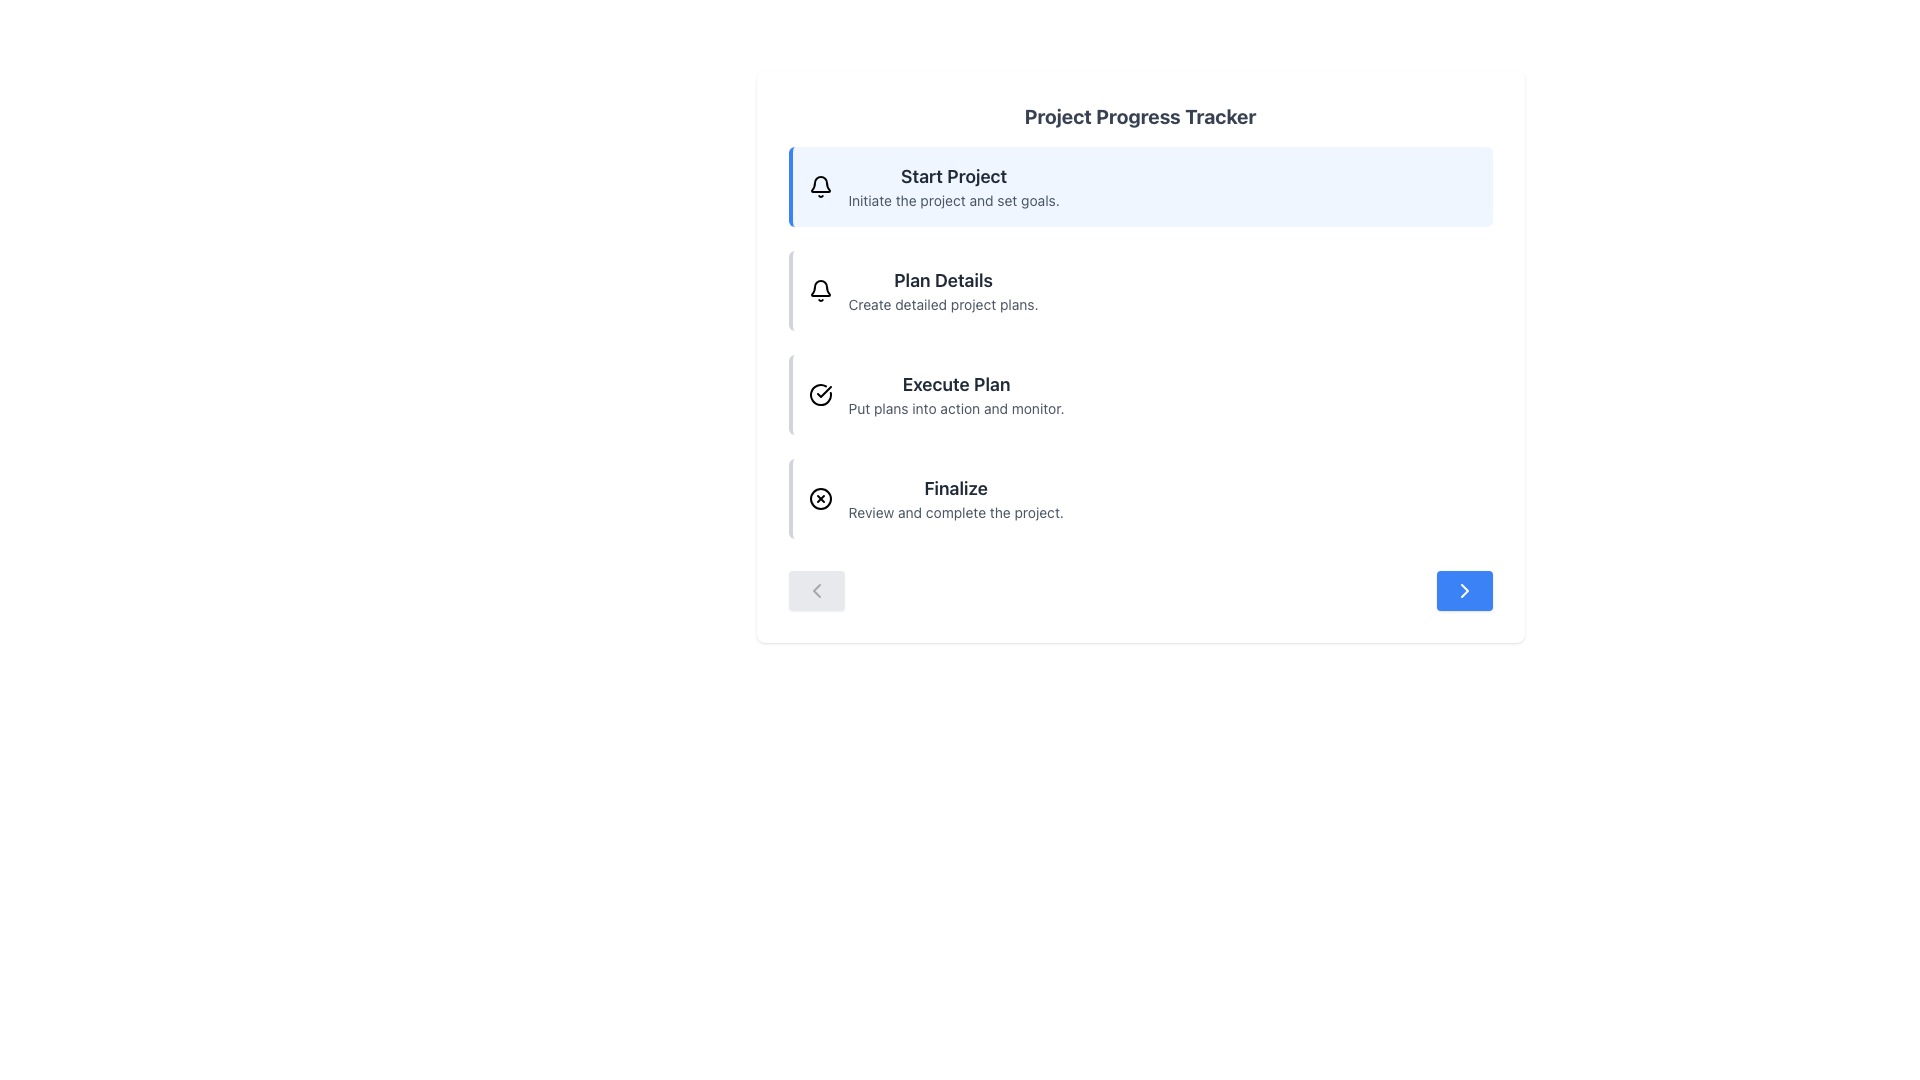  What do you see at coordinates (816, 589) in the screenshot?
I see `the Chevron Icon within the Button located in the bottom-left region of the content area` at bounding box center [816, 589].